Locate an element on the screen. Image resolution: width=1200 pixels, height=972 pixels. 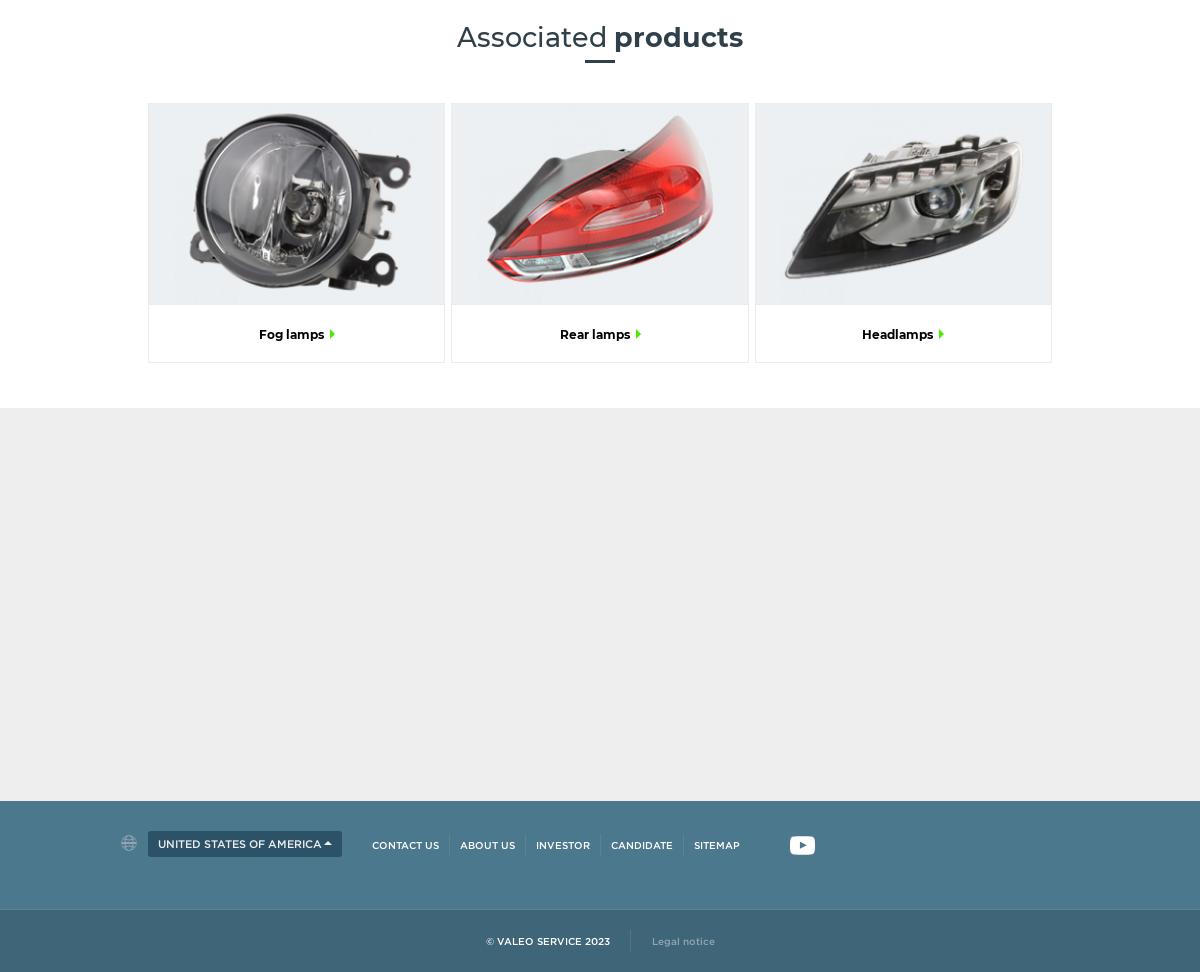
'Legal notice' is located at coordinates (682, 939).